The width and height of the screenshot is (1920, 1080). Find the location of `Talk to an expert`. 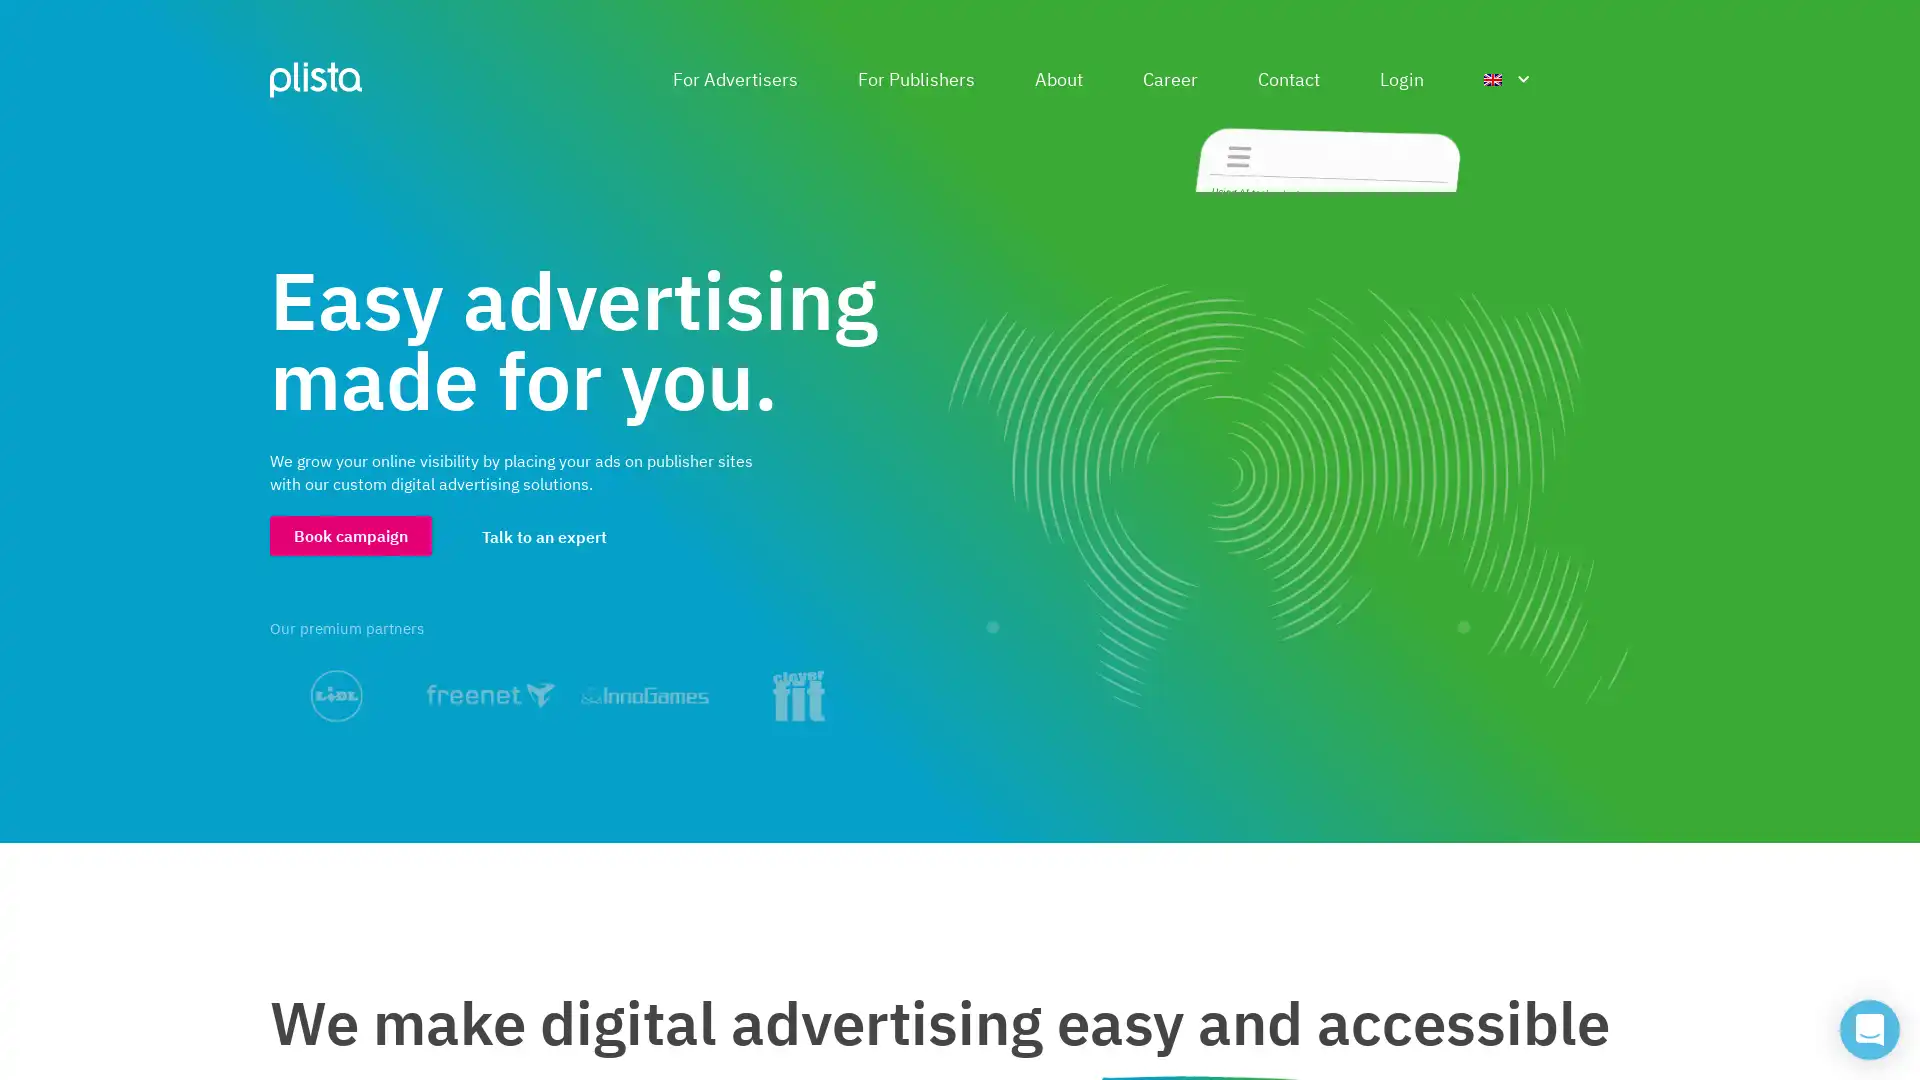

Talk to an expert is located at coordinates (544, 535).